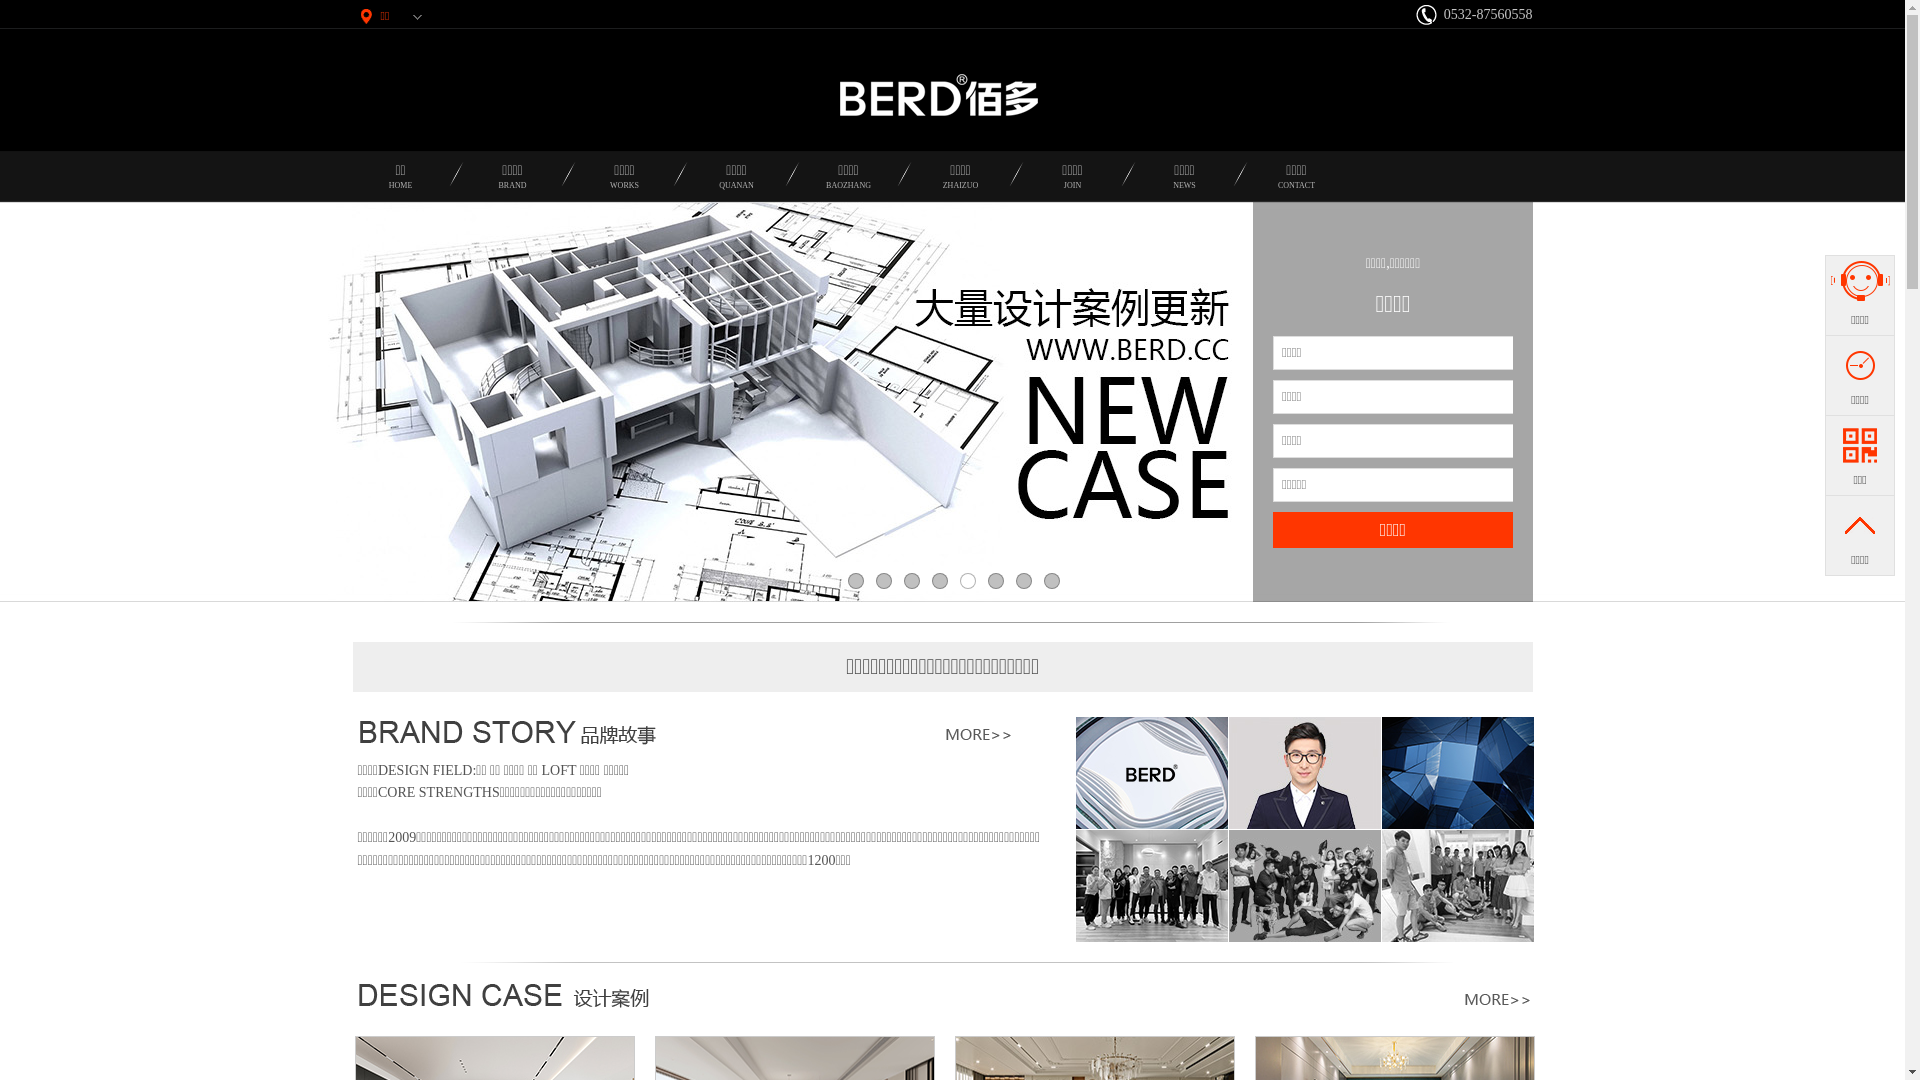 This screenshot has height=1080, width=1920. Describe the element at coordinates (1050, 581) in the screenshot. I see `'8'` at that location.